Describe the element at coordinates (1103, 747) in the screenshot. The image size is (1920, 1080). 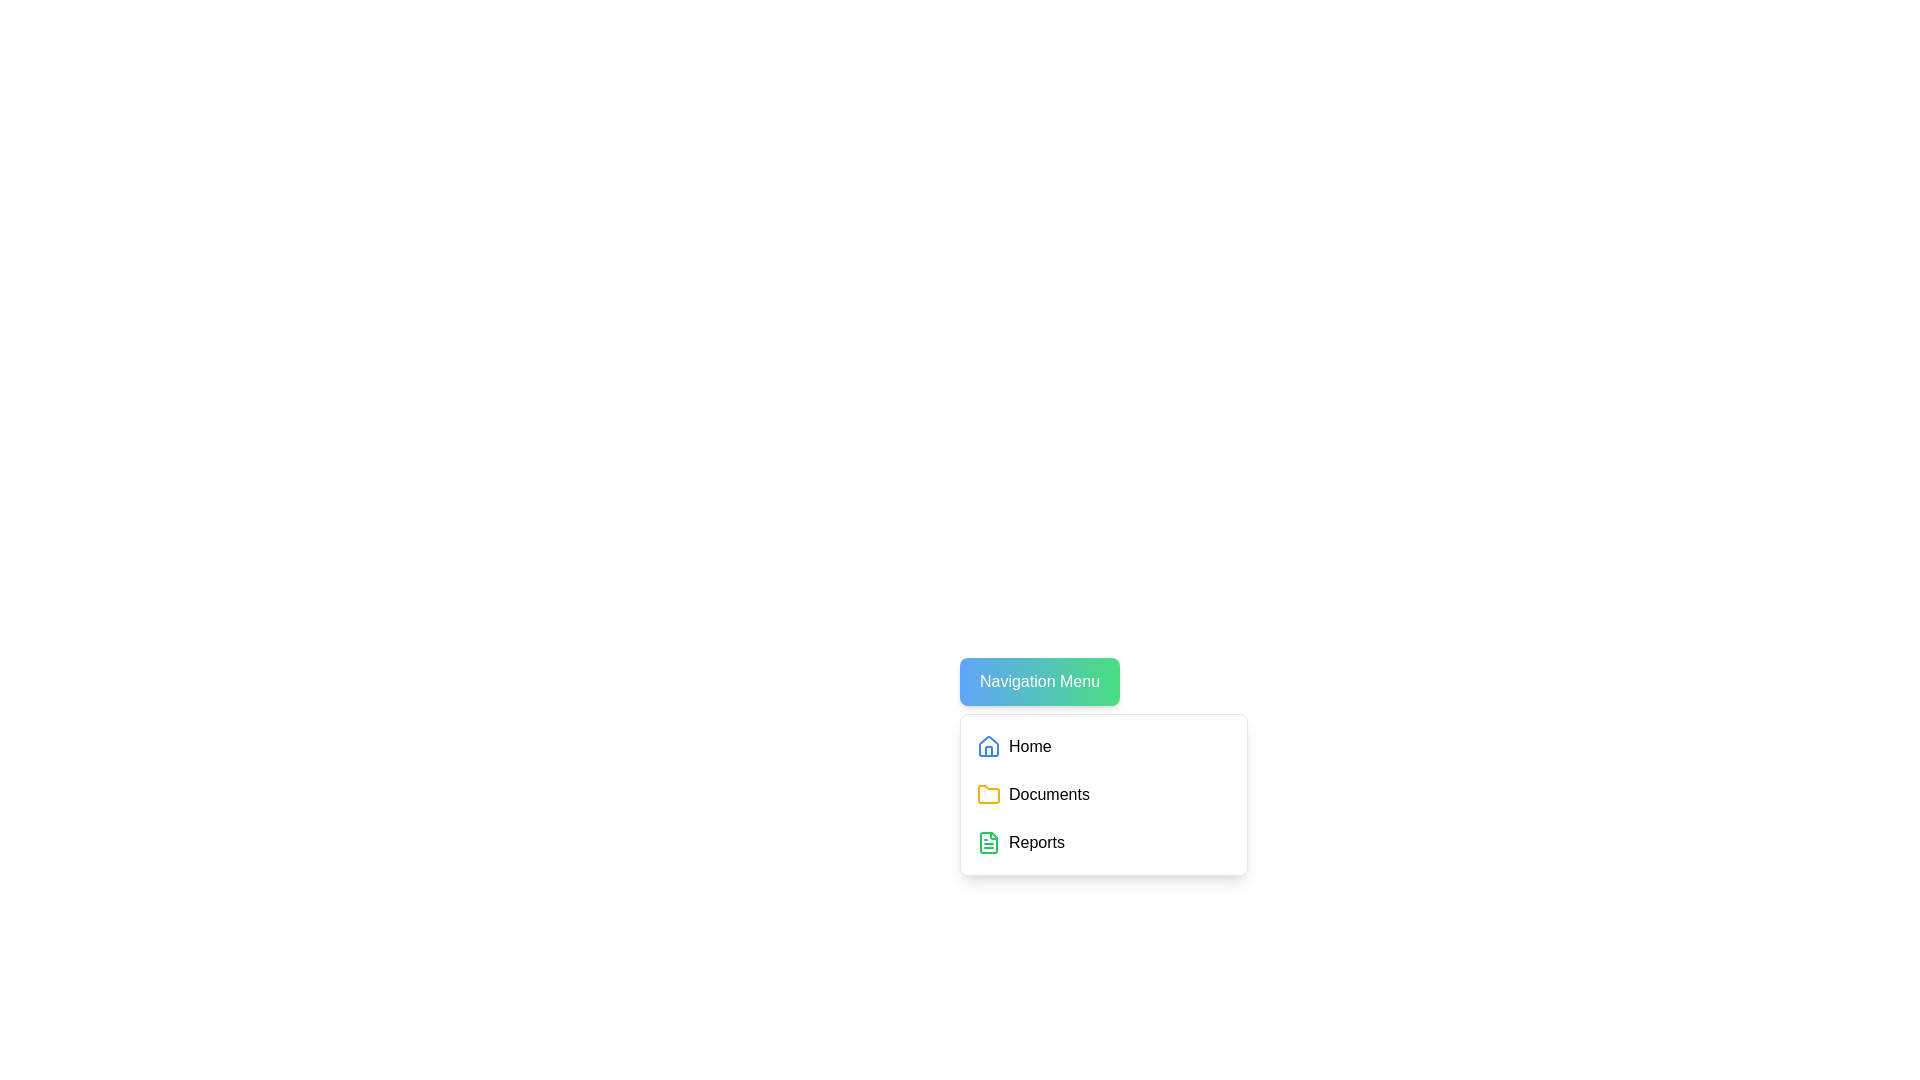
I see `the 'Home' menu item to select it` at that location.